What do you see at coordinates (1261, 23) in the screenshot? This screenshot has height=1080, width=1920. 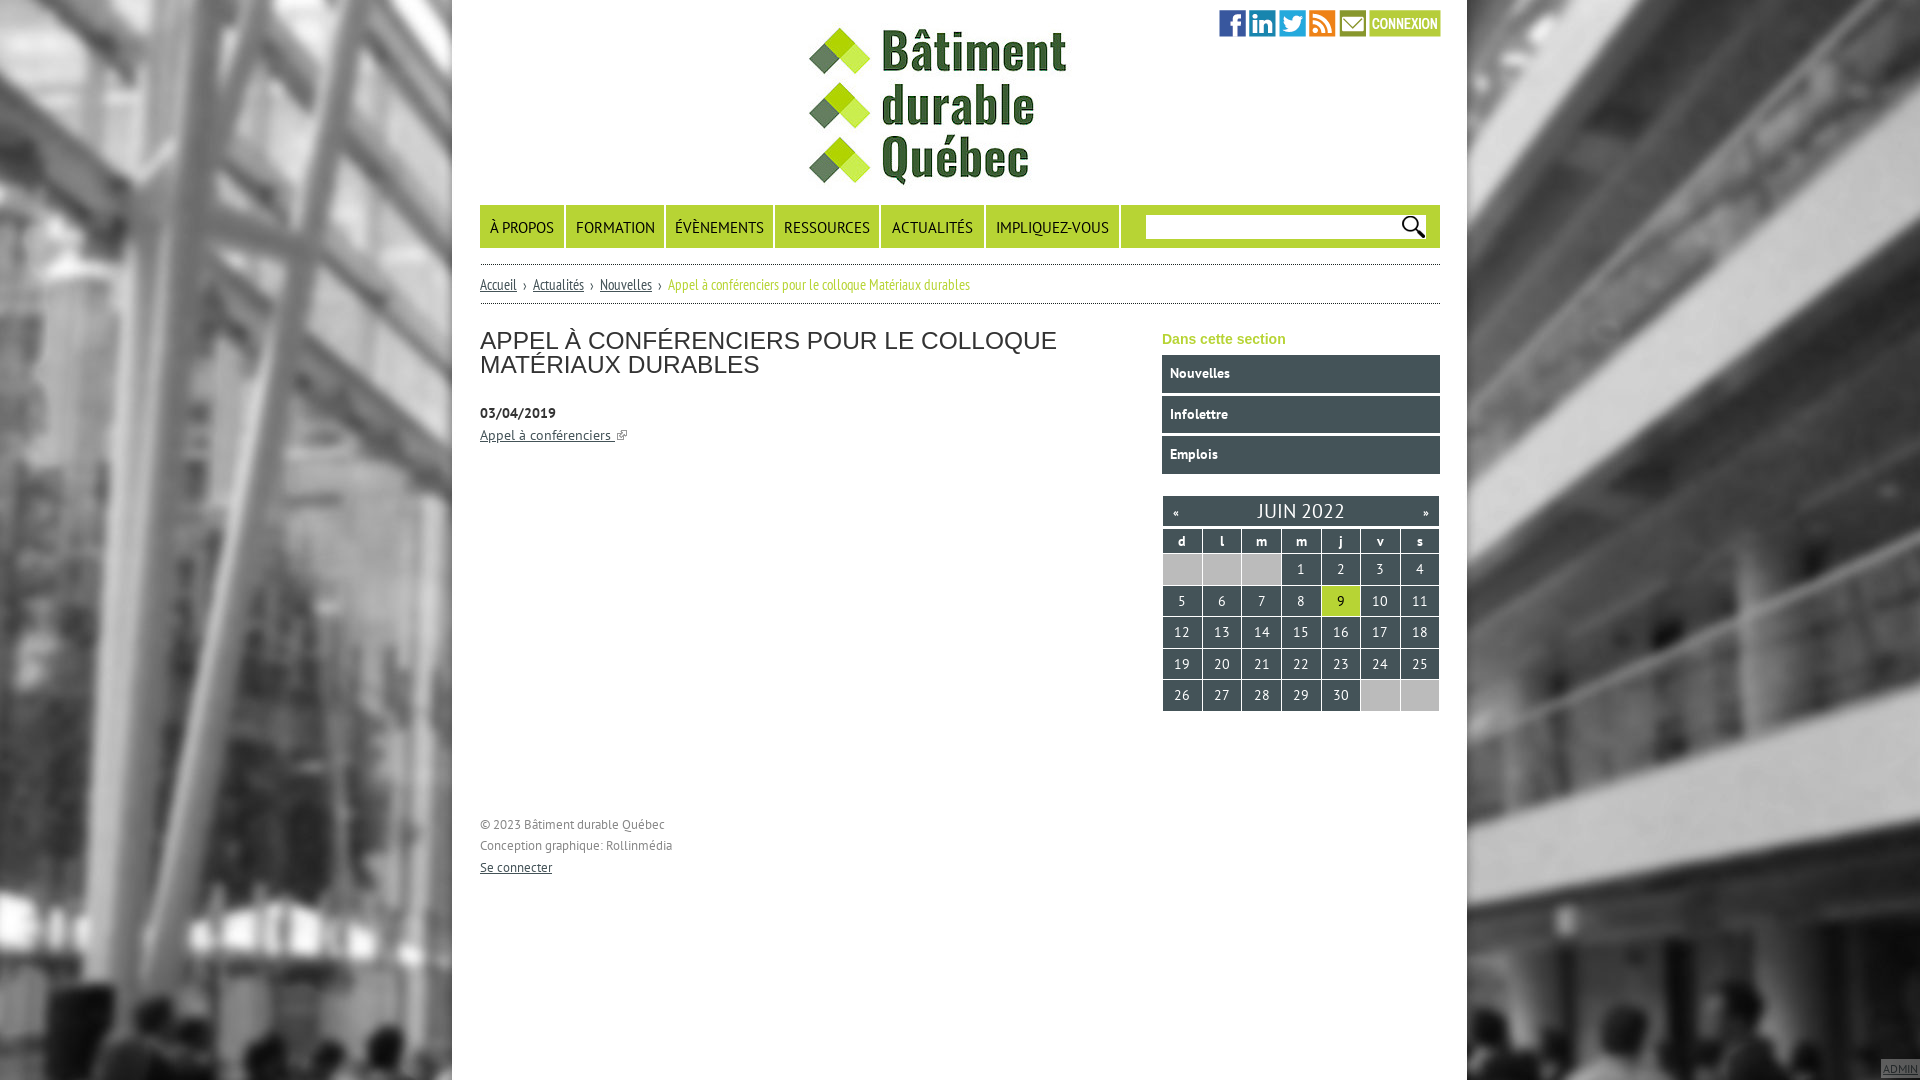 I see `'LinkedIn'` at bounding box center [1261, 23].